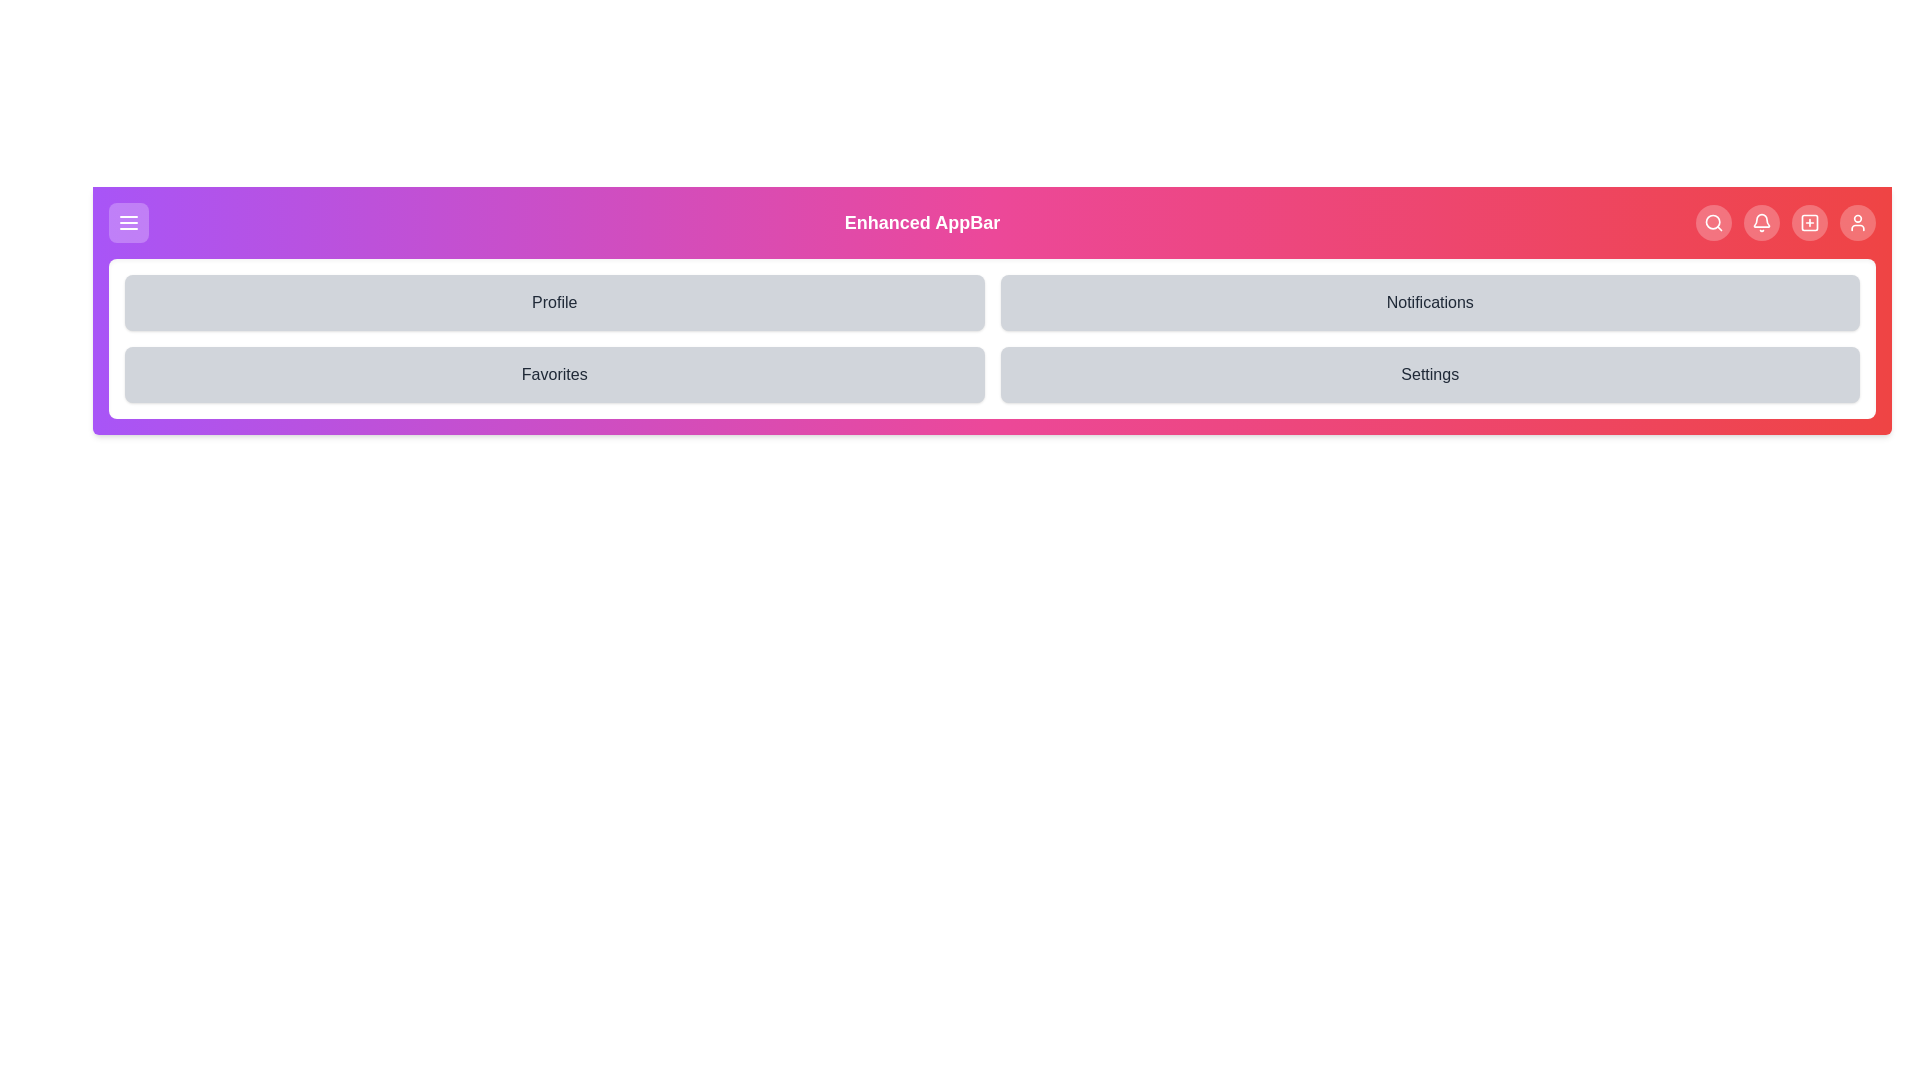 Image resolution: width=1920 pixels, height=1080 pixels. Describe the element at coordinates (128, 223) in the screenshot. I see `the hamburger button to toggle the menu visibility` at that location.